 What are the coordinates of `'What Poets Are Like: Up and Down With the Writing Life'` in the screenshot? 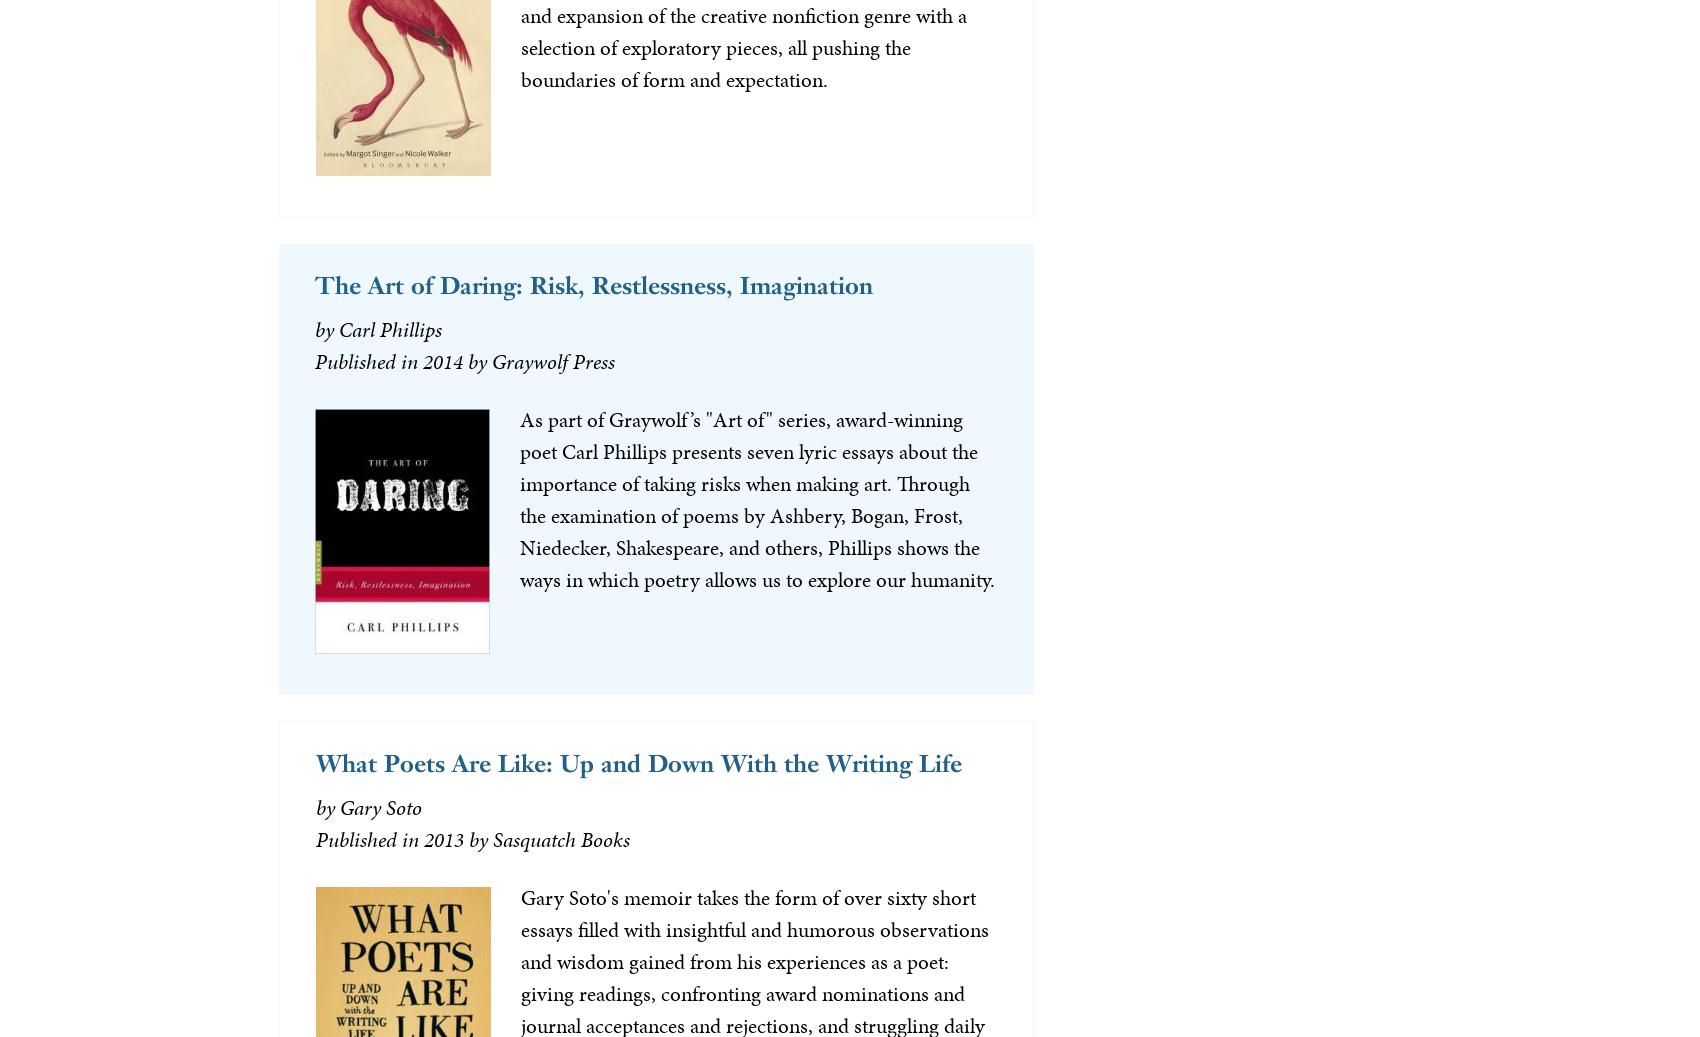 It's located at (315, 762).